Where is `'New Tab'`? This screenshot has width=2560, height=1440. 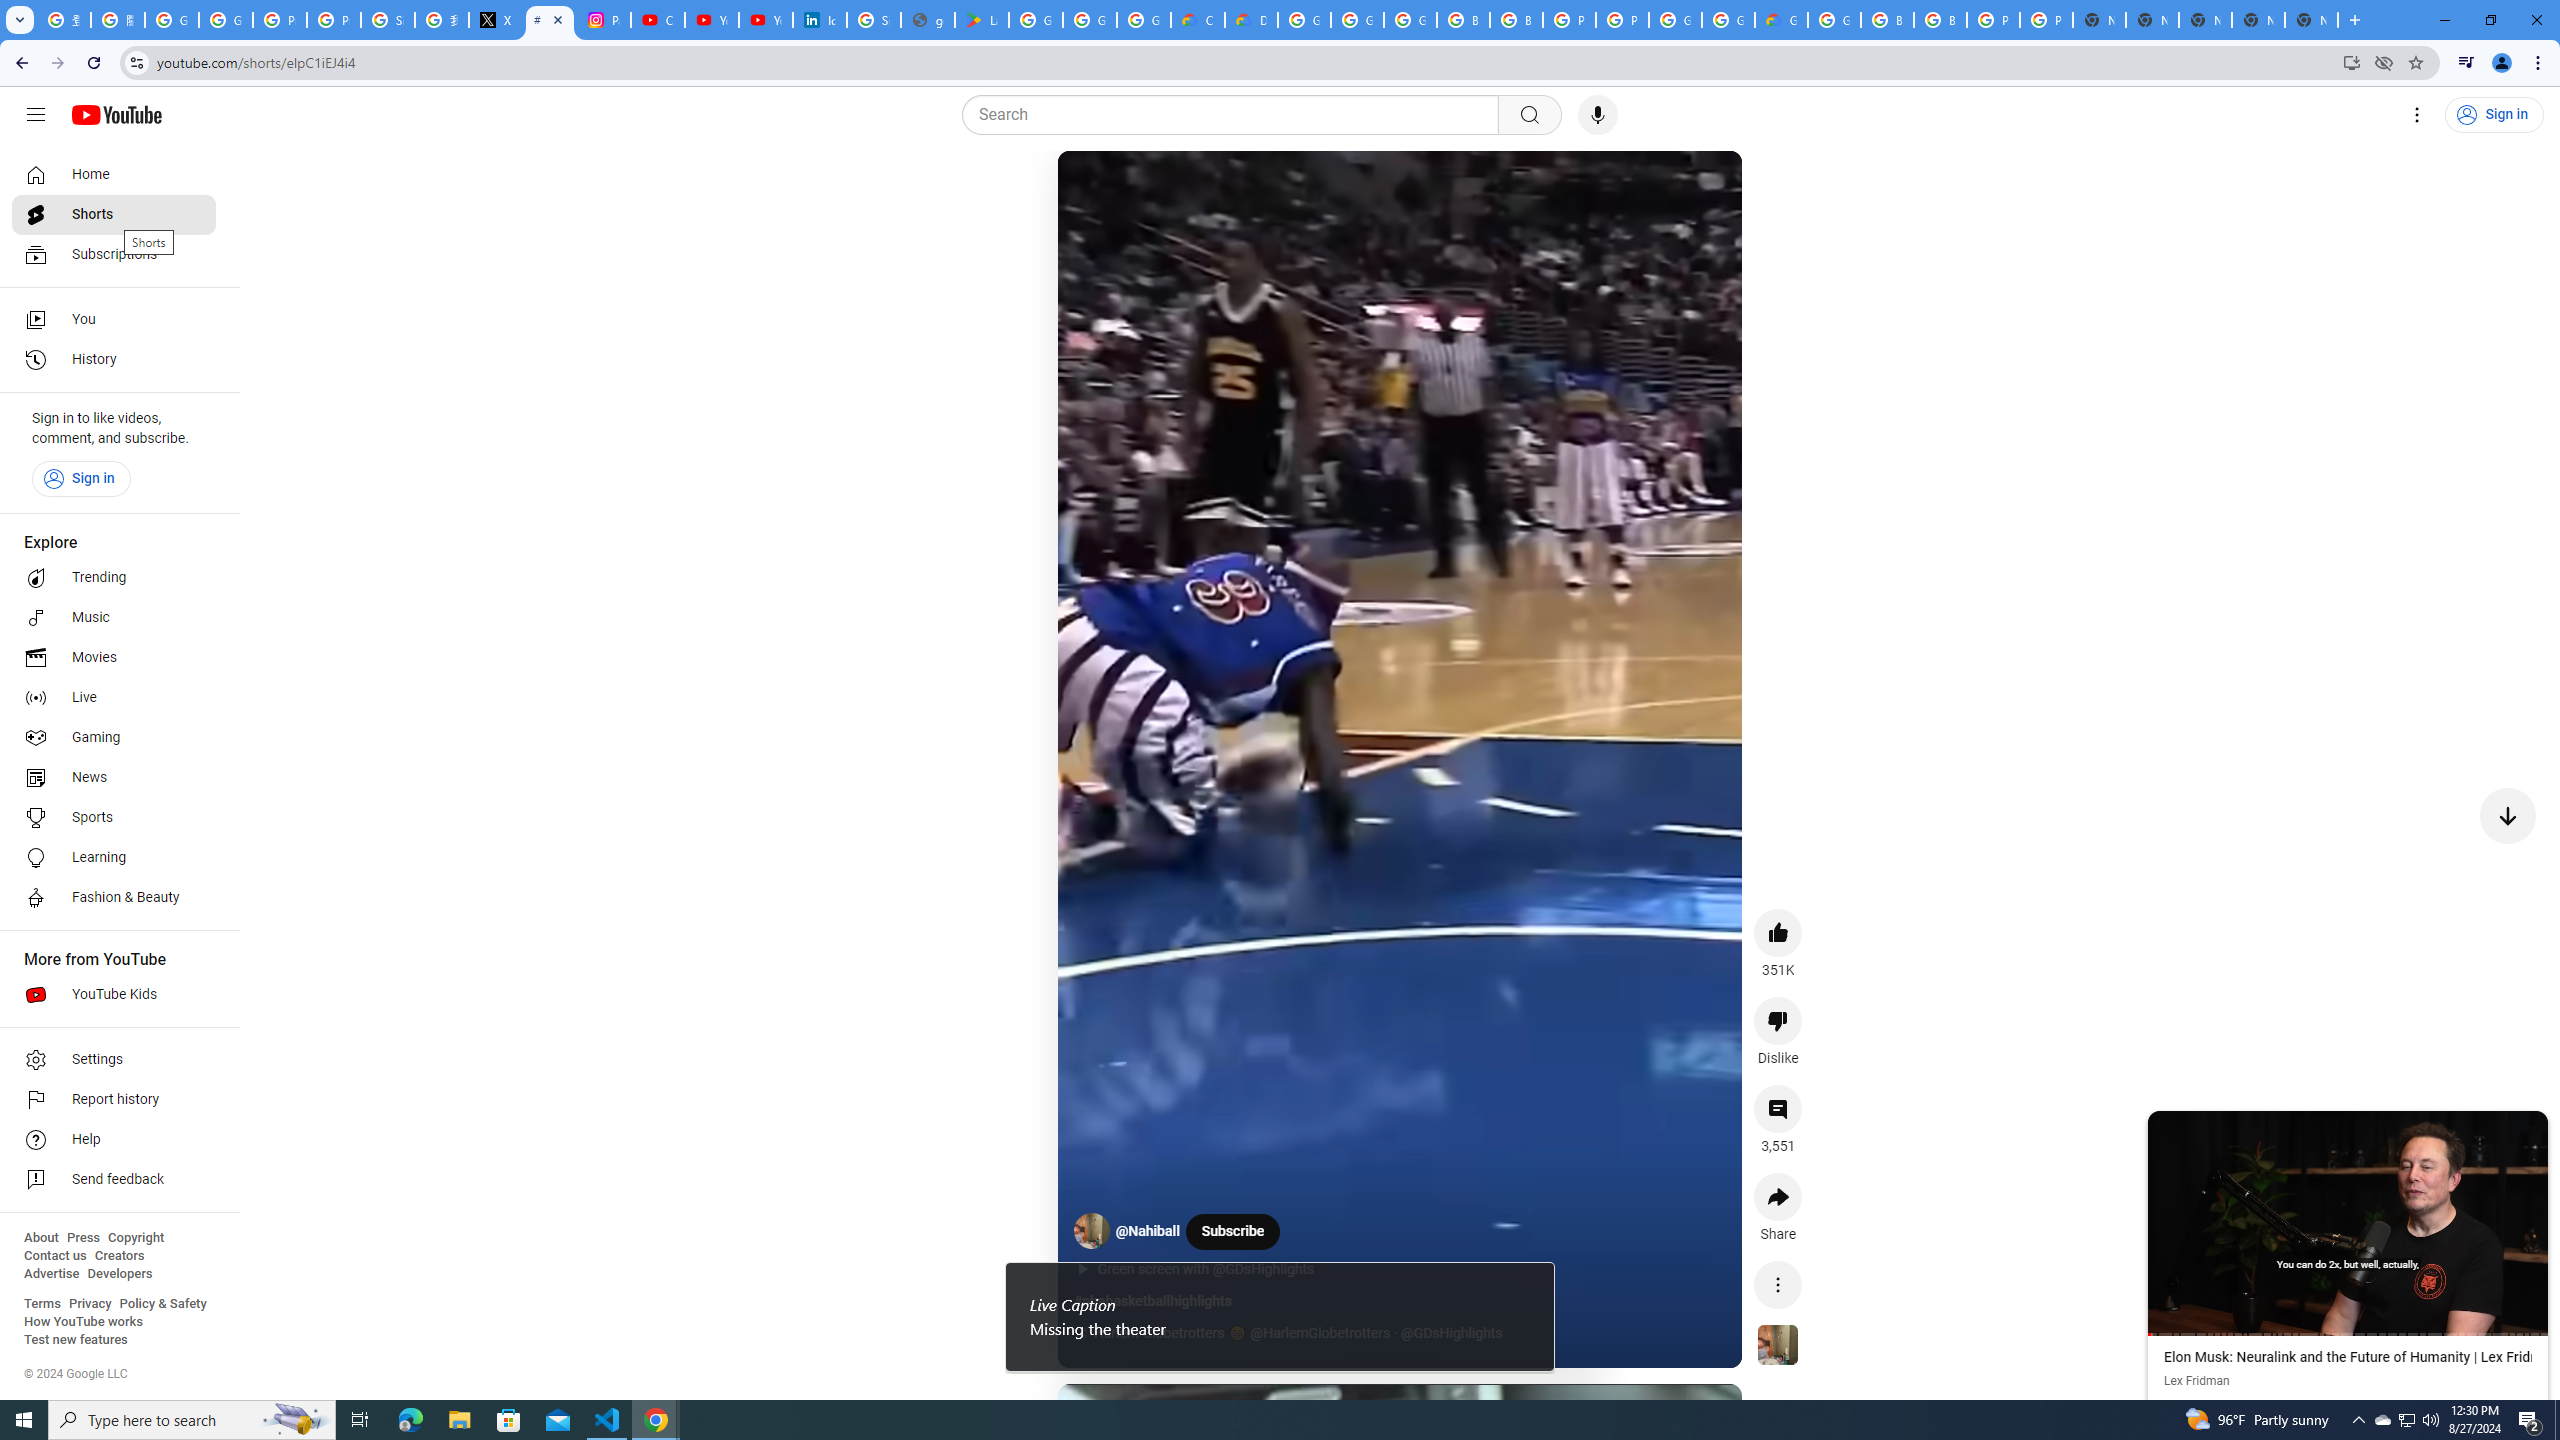
'New Tab' is located at coordinates (2311, 19).